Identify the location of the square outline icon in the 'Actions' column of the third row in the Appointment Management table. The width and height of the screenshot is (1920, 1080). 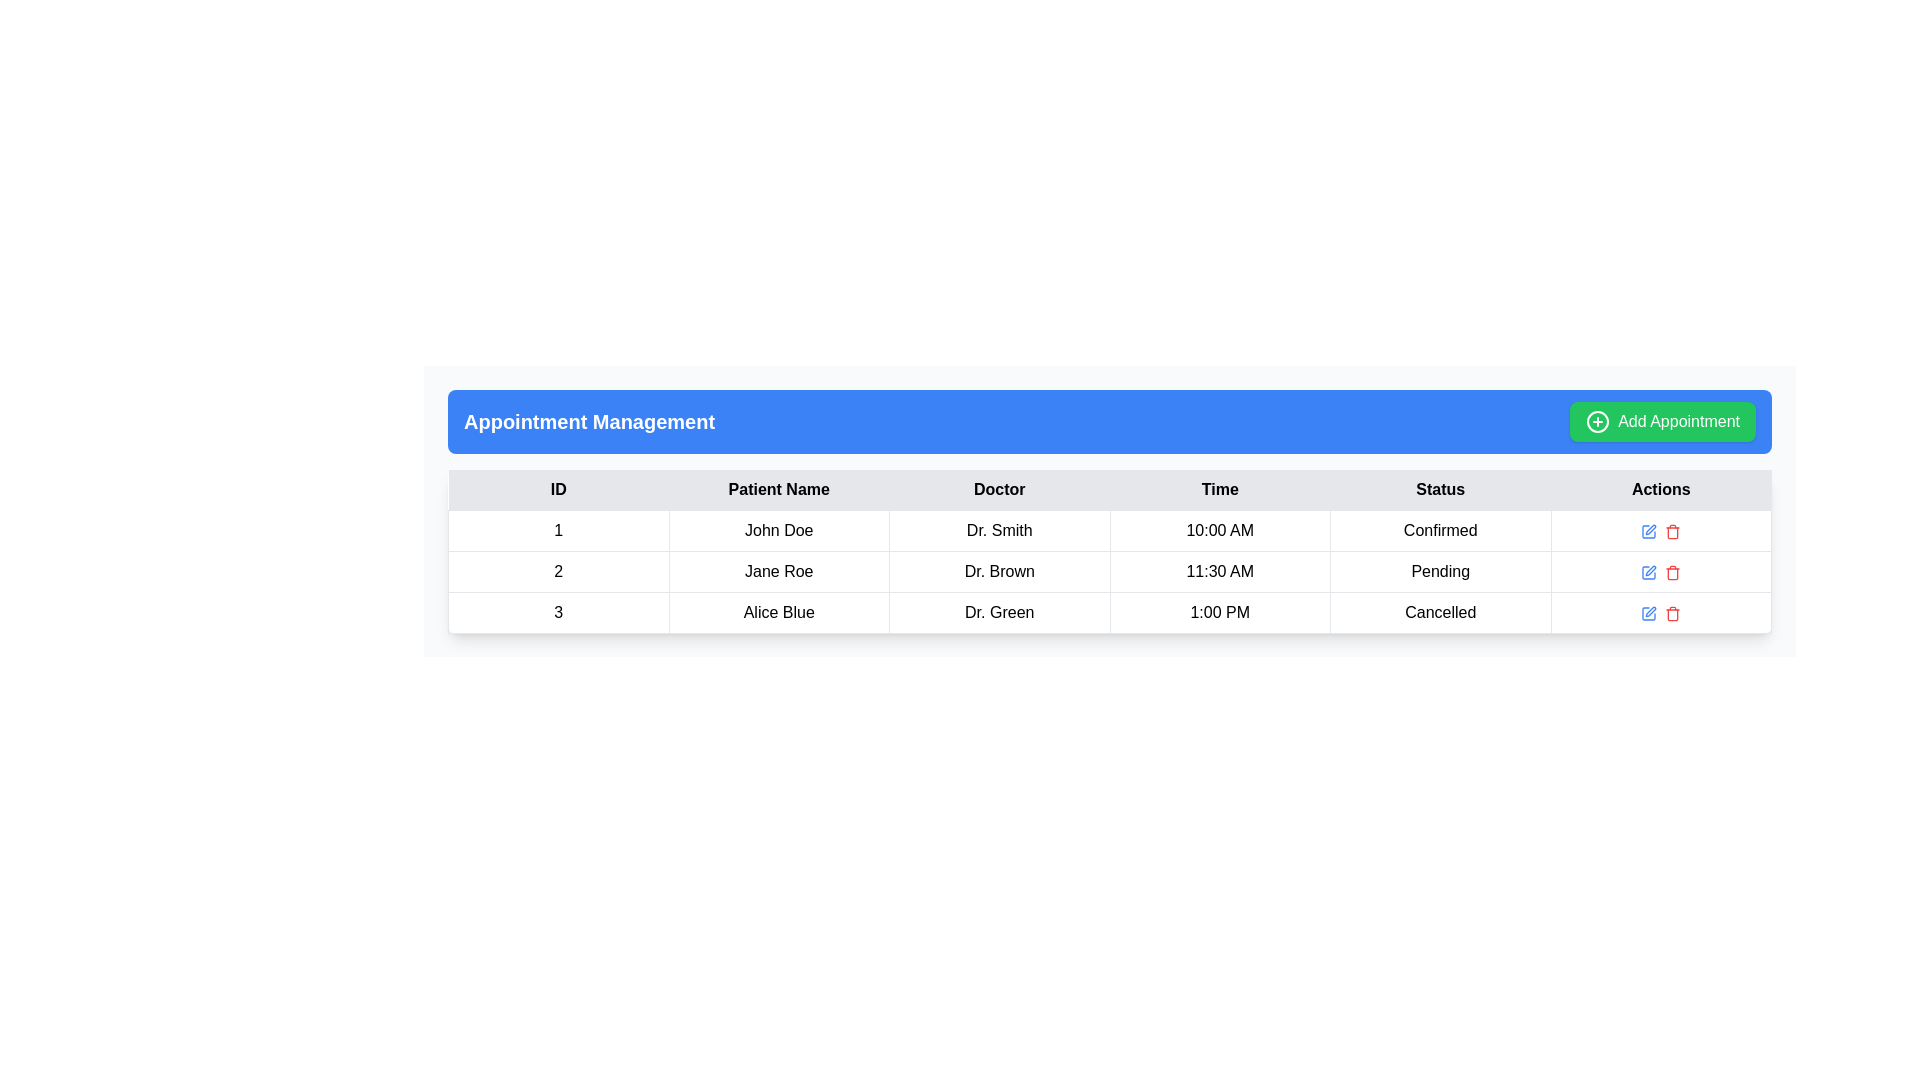
(1649, 530).